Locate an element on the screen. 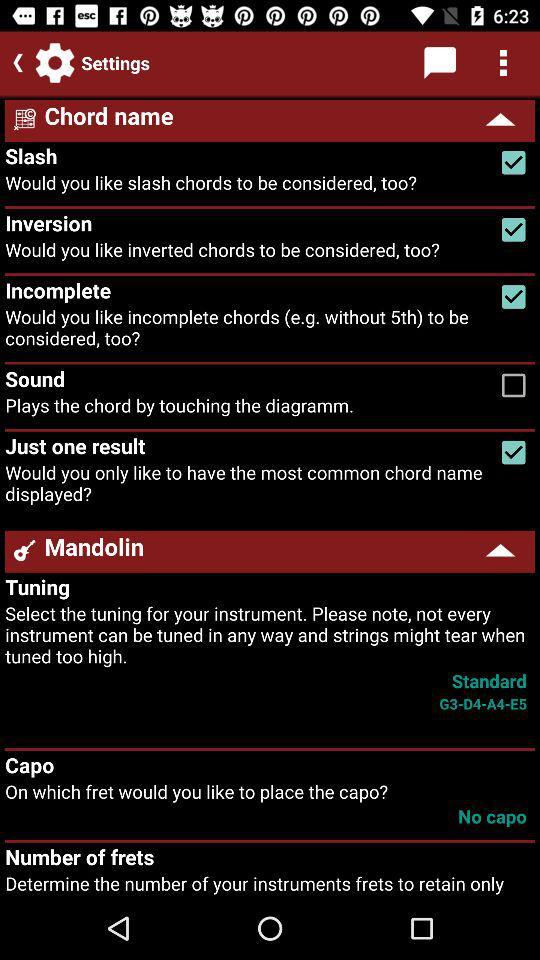 This screenshot has width=540, height=960. the arrow_upward icon is located at coordinates (507, 119).